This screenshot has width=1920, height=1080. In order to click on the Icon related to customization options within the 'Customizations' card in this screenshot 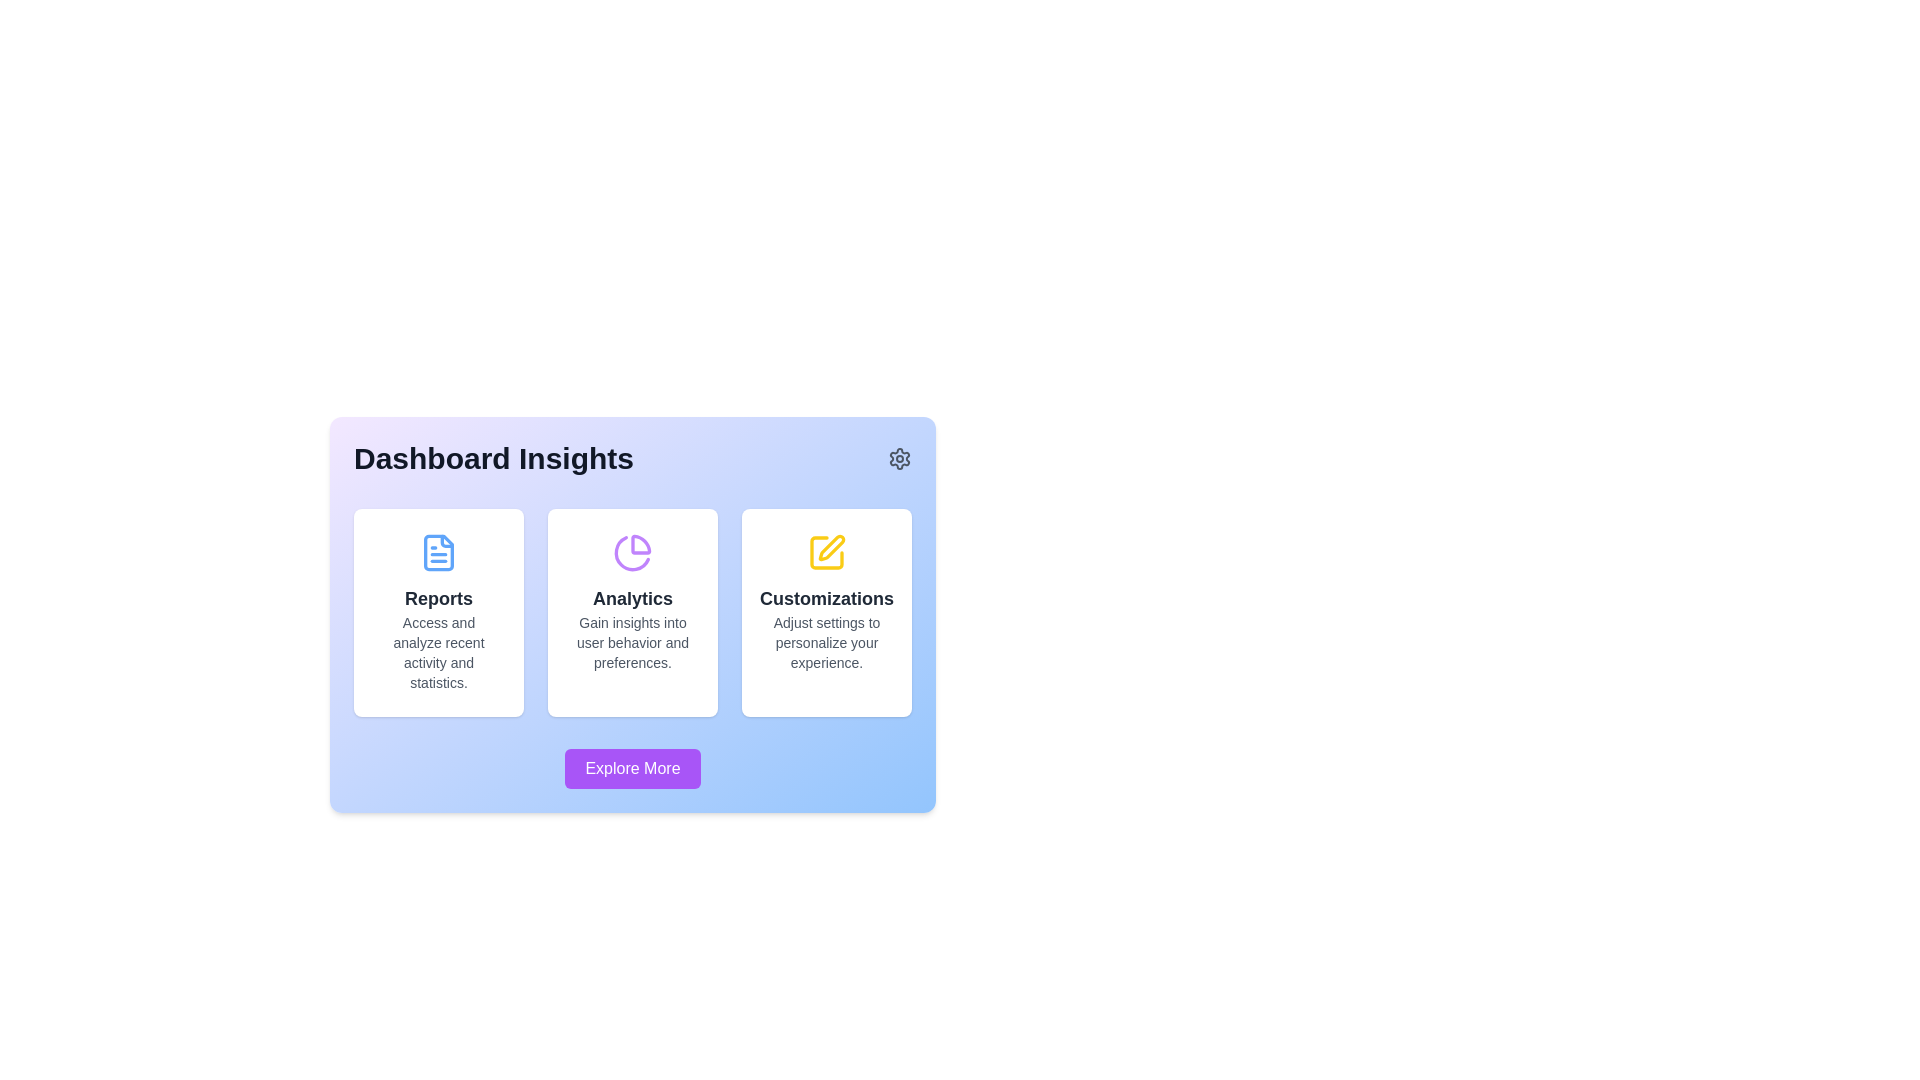, I will do `click(826, 552)`.